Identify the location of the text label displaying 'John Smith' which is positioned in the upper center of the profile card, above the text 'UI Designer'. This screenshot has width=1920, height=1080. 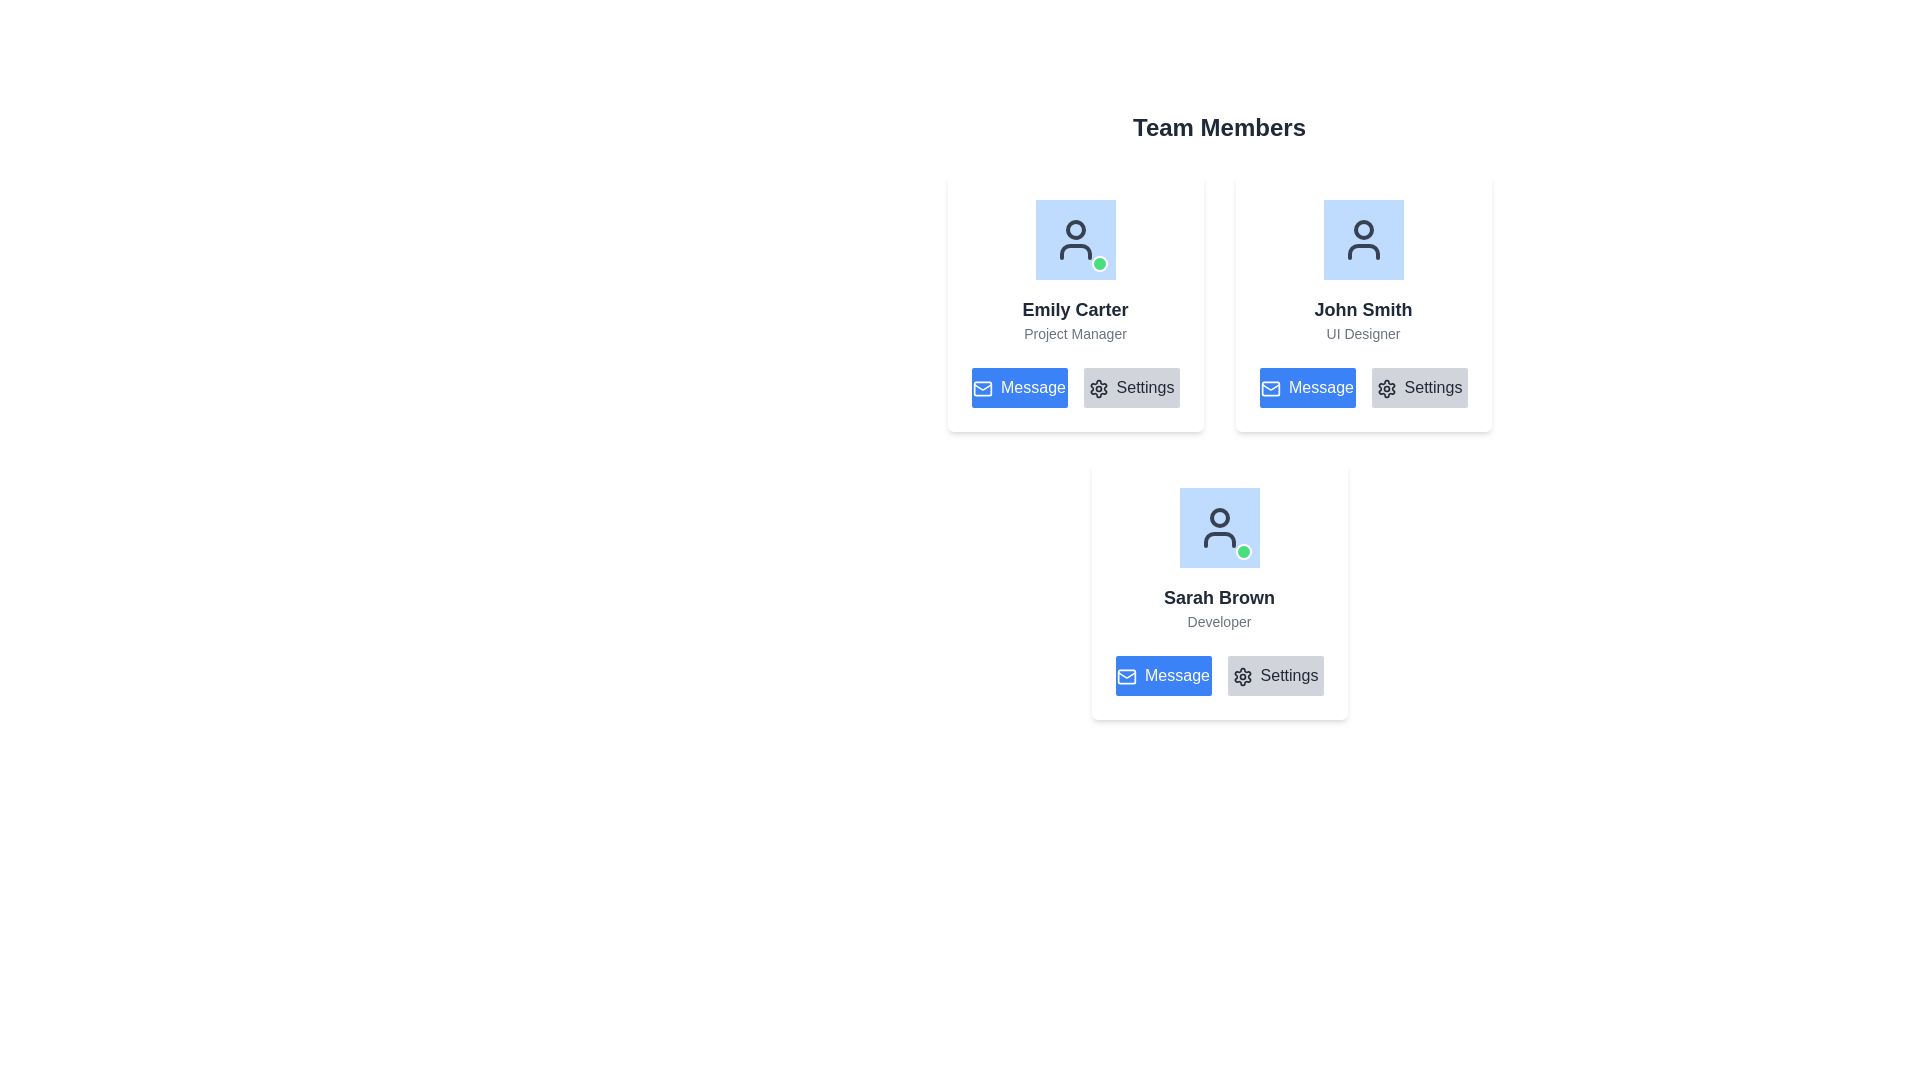
(1362, 309).